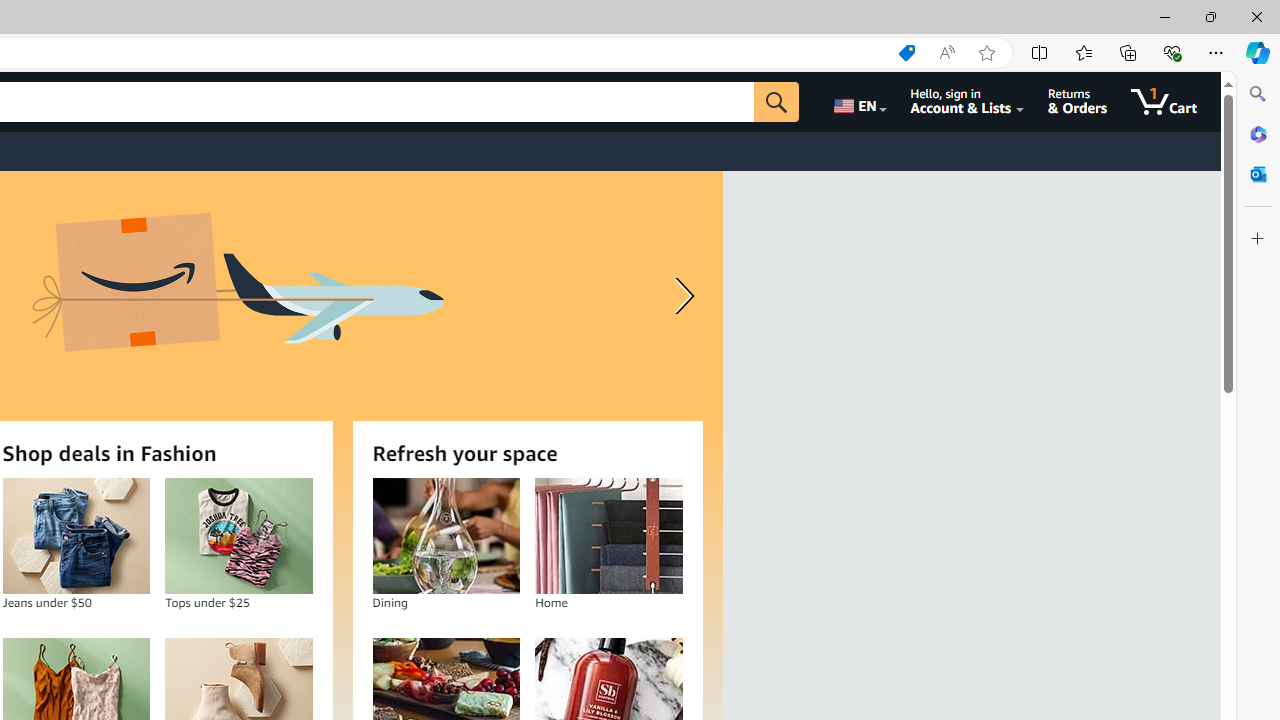  I want to click on 'Next slide', so click(680, 296).